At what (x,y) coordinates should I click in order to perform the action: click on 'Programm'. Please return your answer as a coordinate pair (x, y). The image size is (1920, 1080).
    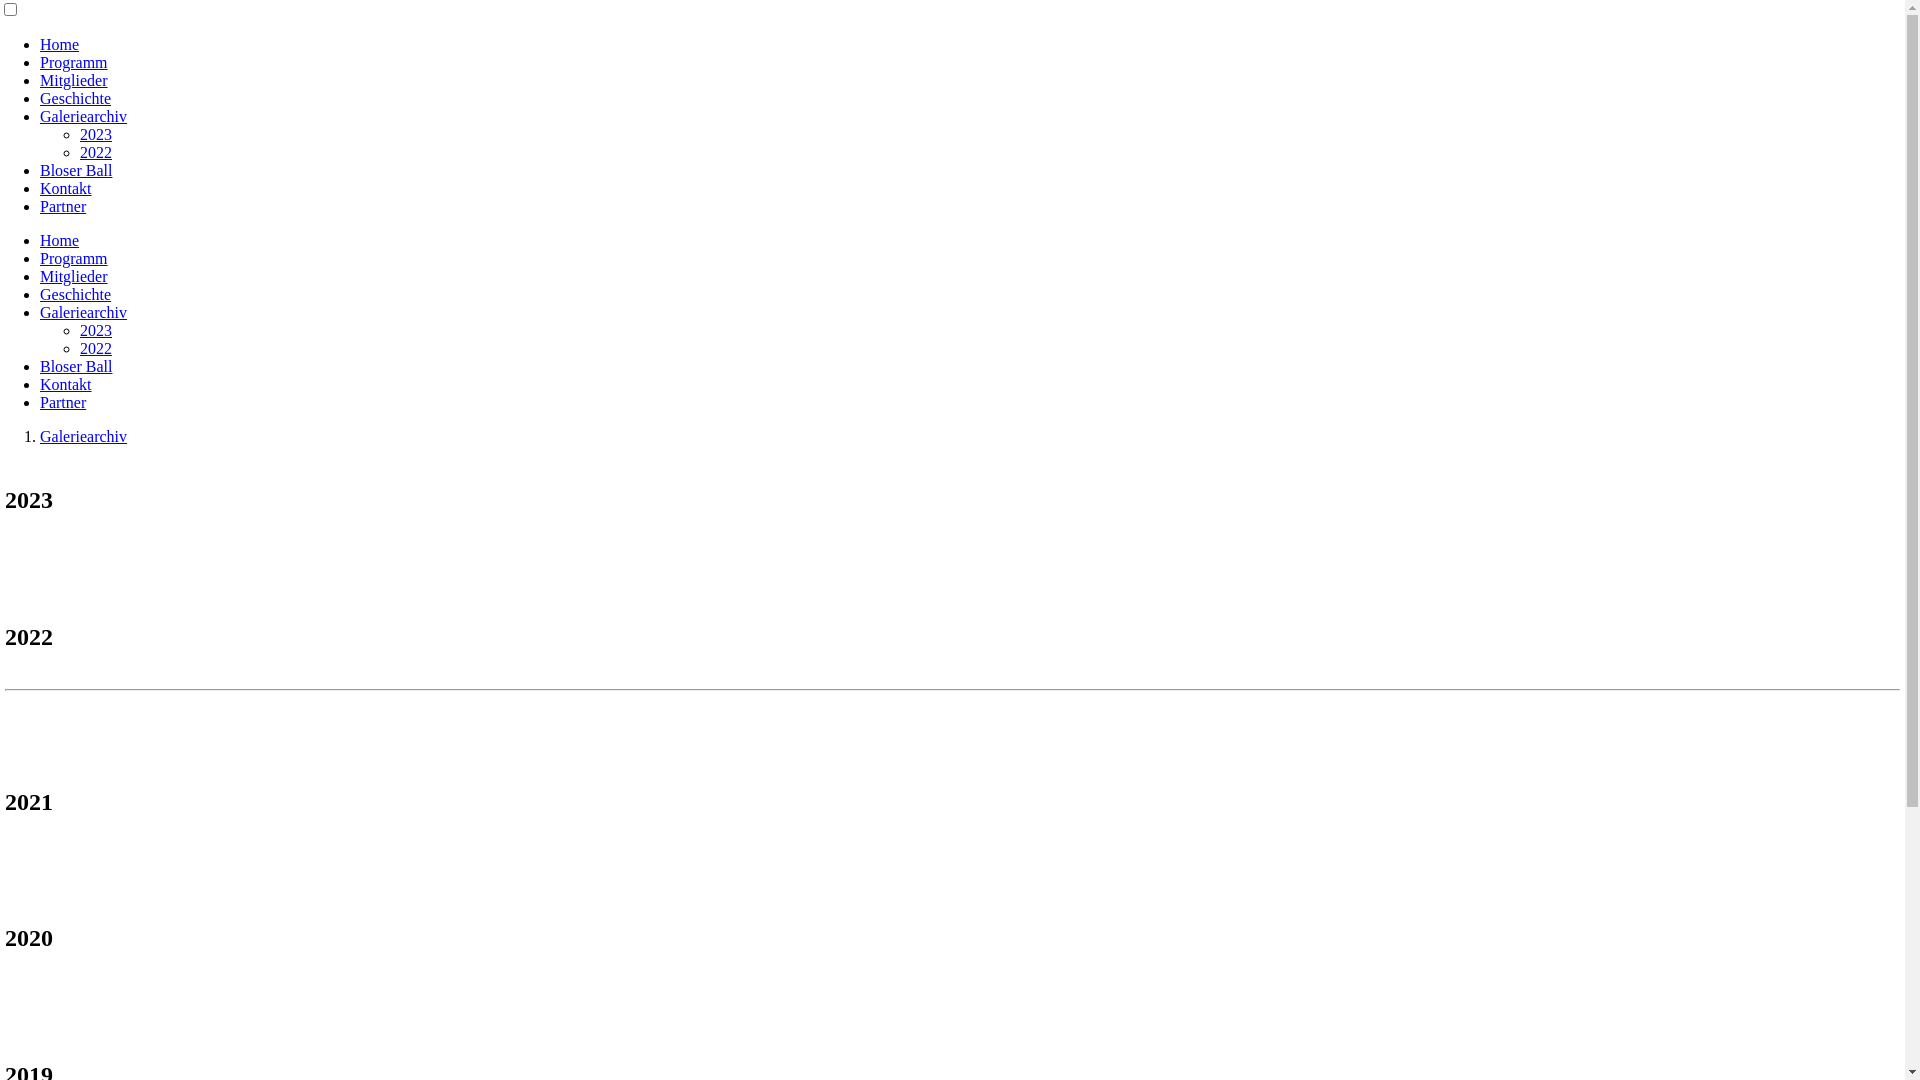
    Looking at the image, I should click on (39, 257).